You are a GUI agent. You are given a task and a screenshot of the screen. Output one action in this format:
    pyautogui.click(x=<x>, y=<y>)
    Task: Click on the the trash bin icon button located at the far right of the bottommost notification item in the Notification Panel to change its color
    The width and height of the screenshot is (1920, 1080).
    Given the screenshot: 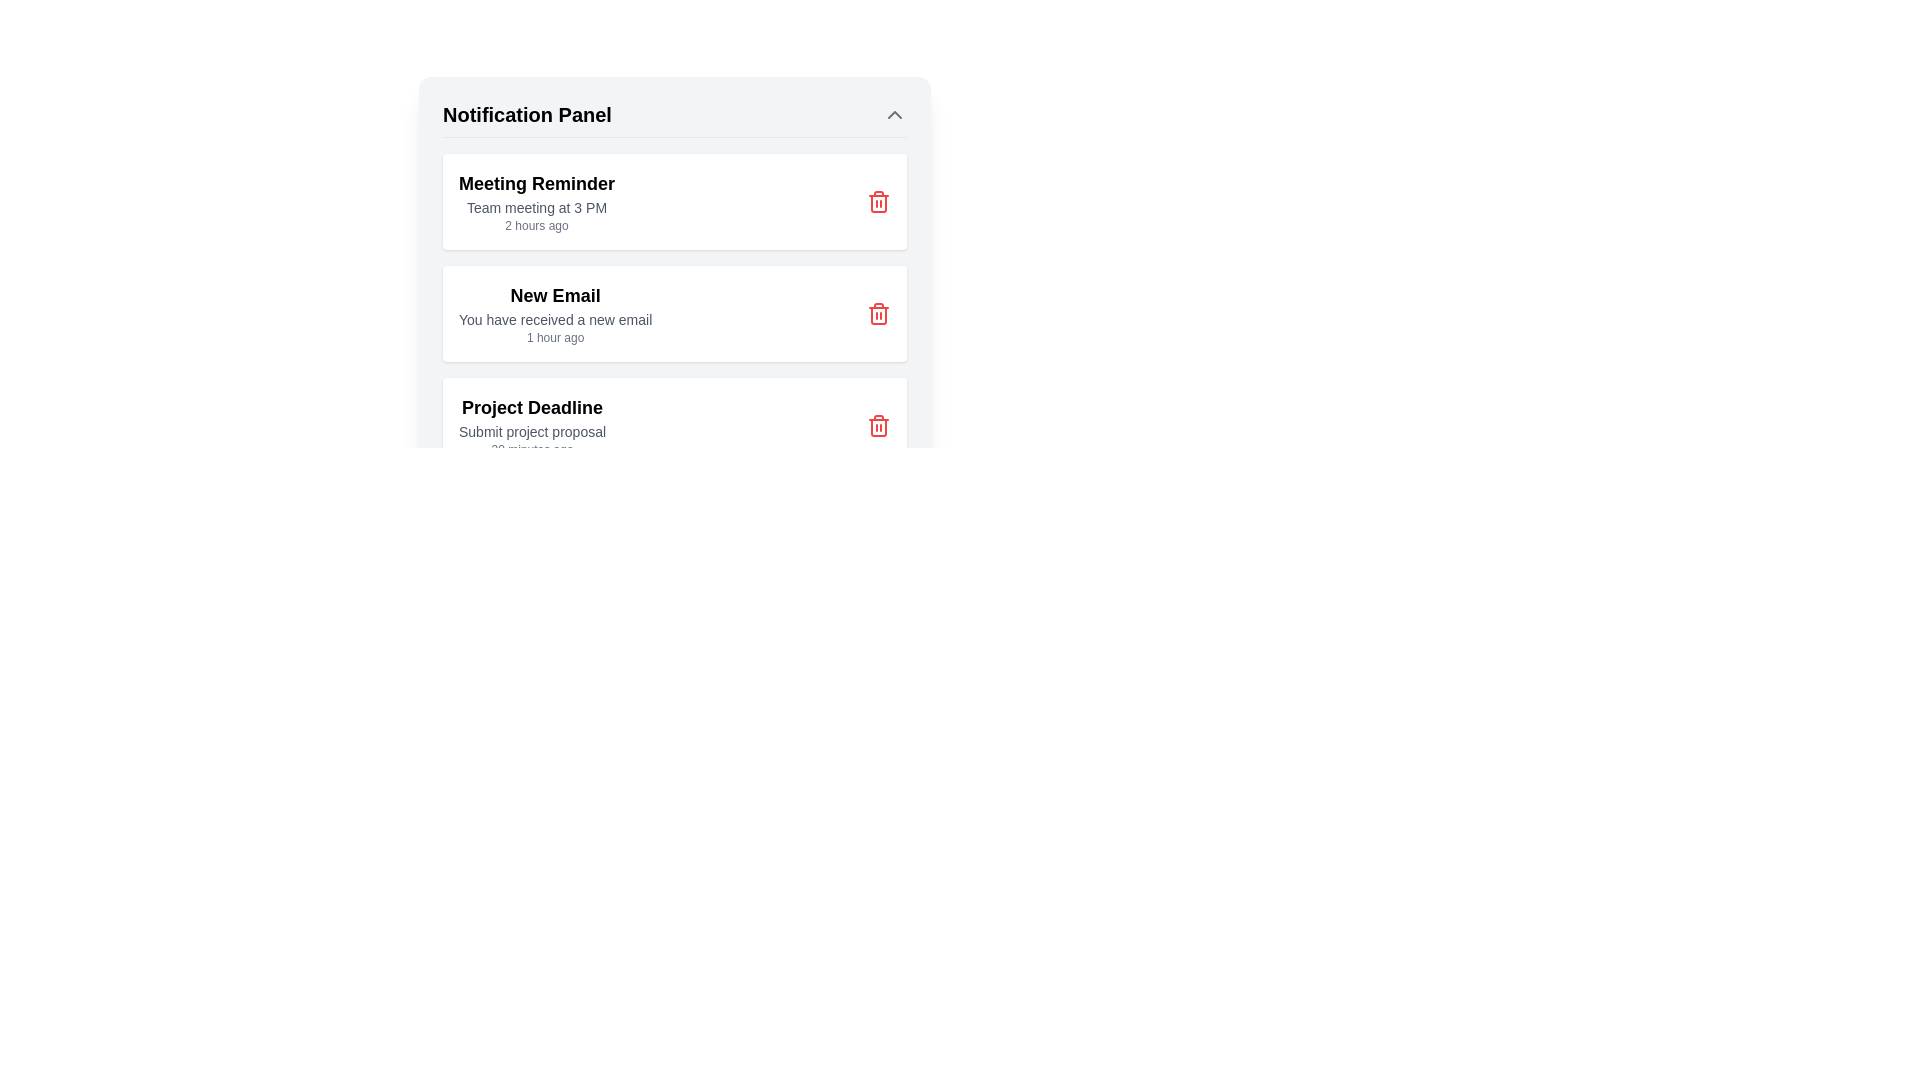 What is the action you would take?
    pyautogui.click(x=878, y=424)
    